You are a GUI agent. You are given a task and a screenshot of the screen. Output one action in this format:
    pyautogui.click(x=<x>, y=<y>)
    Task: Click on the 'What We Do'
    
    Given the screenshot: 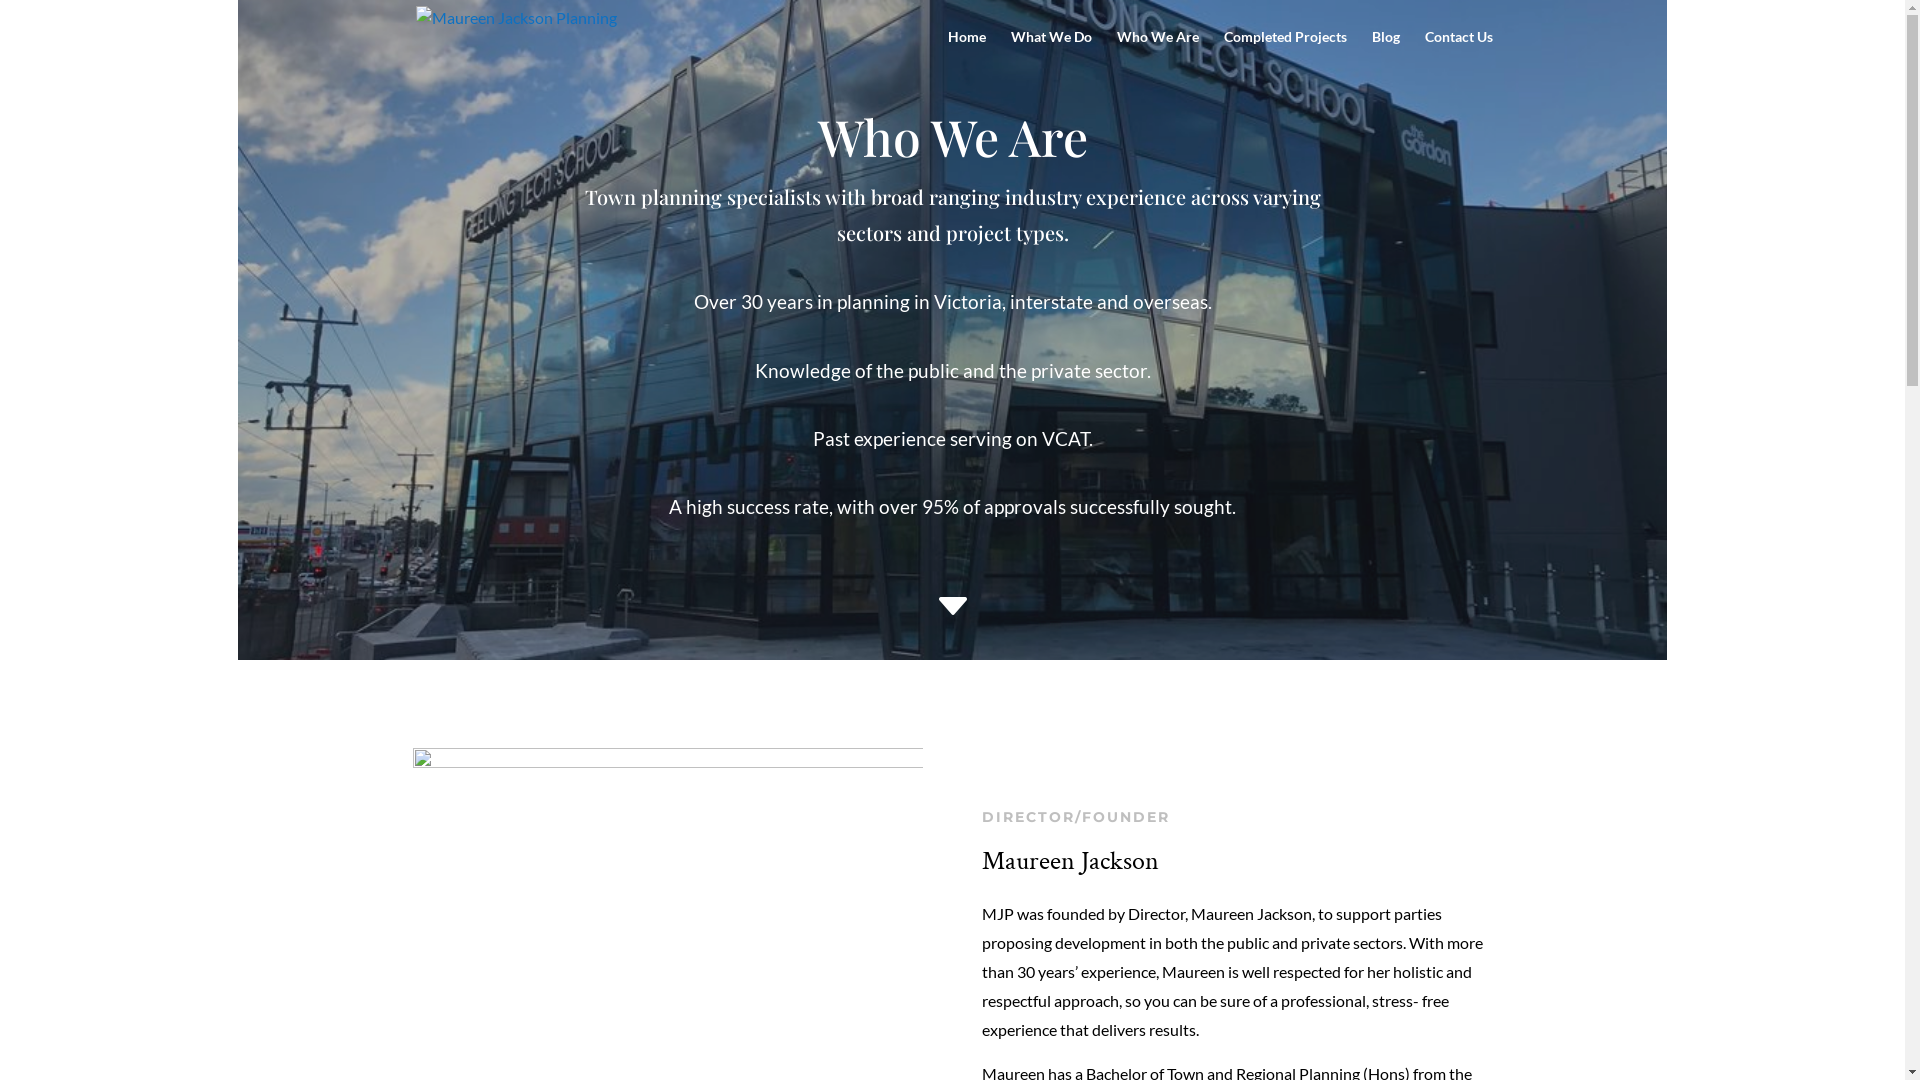 What is the action you would take?
    pyautogui.click(x=1049, y=50)
    